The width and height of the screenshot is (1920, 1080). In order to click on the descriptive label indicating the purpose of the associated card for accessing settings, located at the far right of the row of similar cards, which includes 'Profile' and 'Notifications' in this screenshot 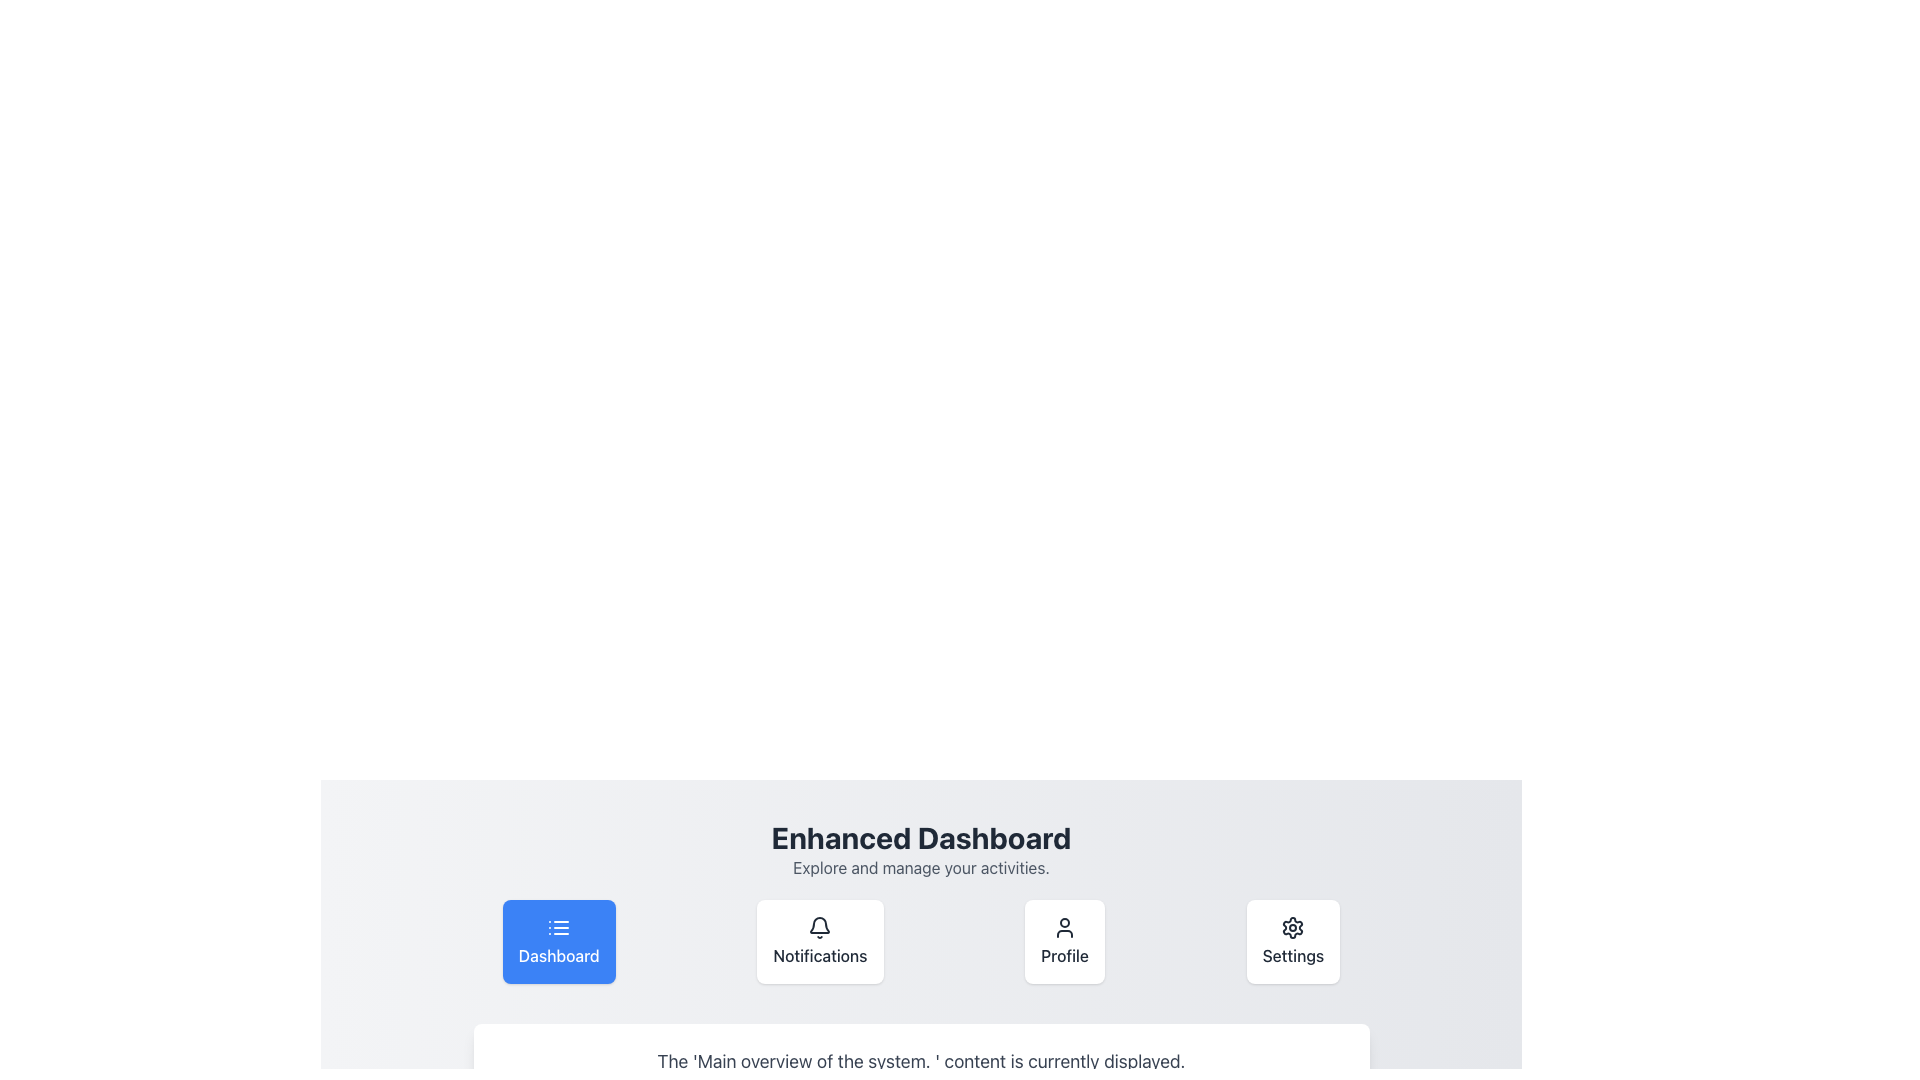, I will do `click(1293, 955)`.